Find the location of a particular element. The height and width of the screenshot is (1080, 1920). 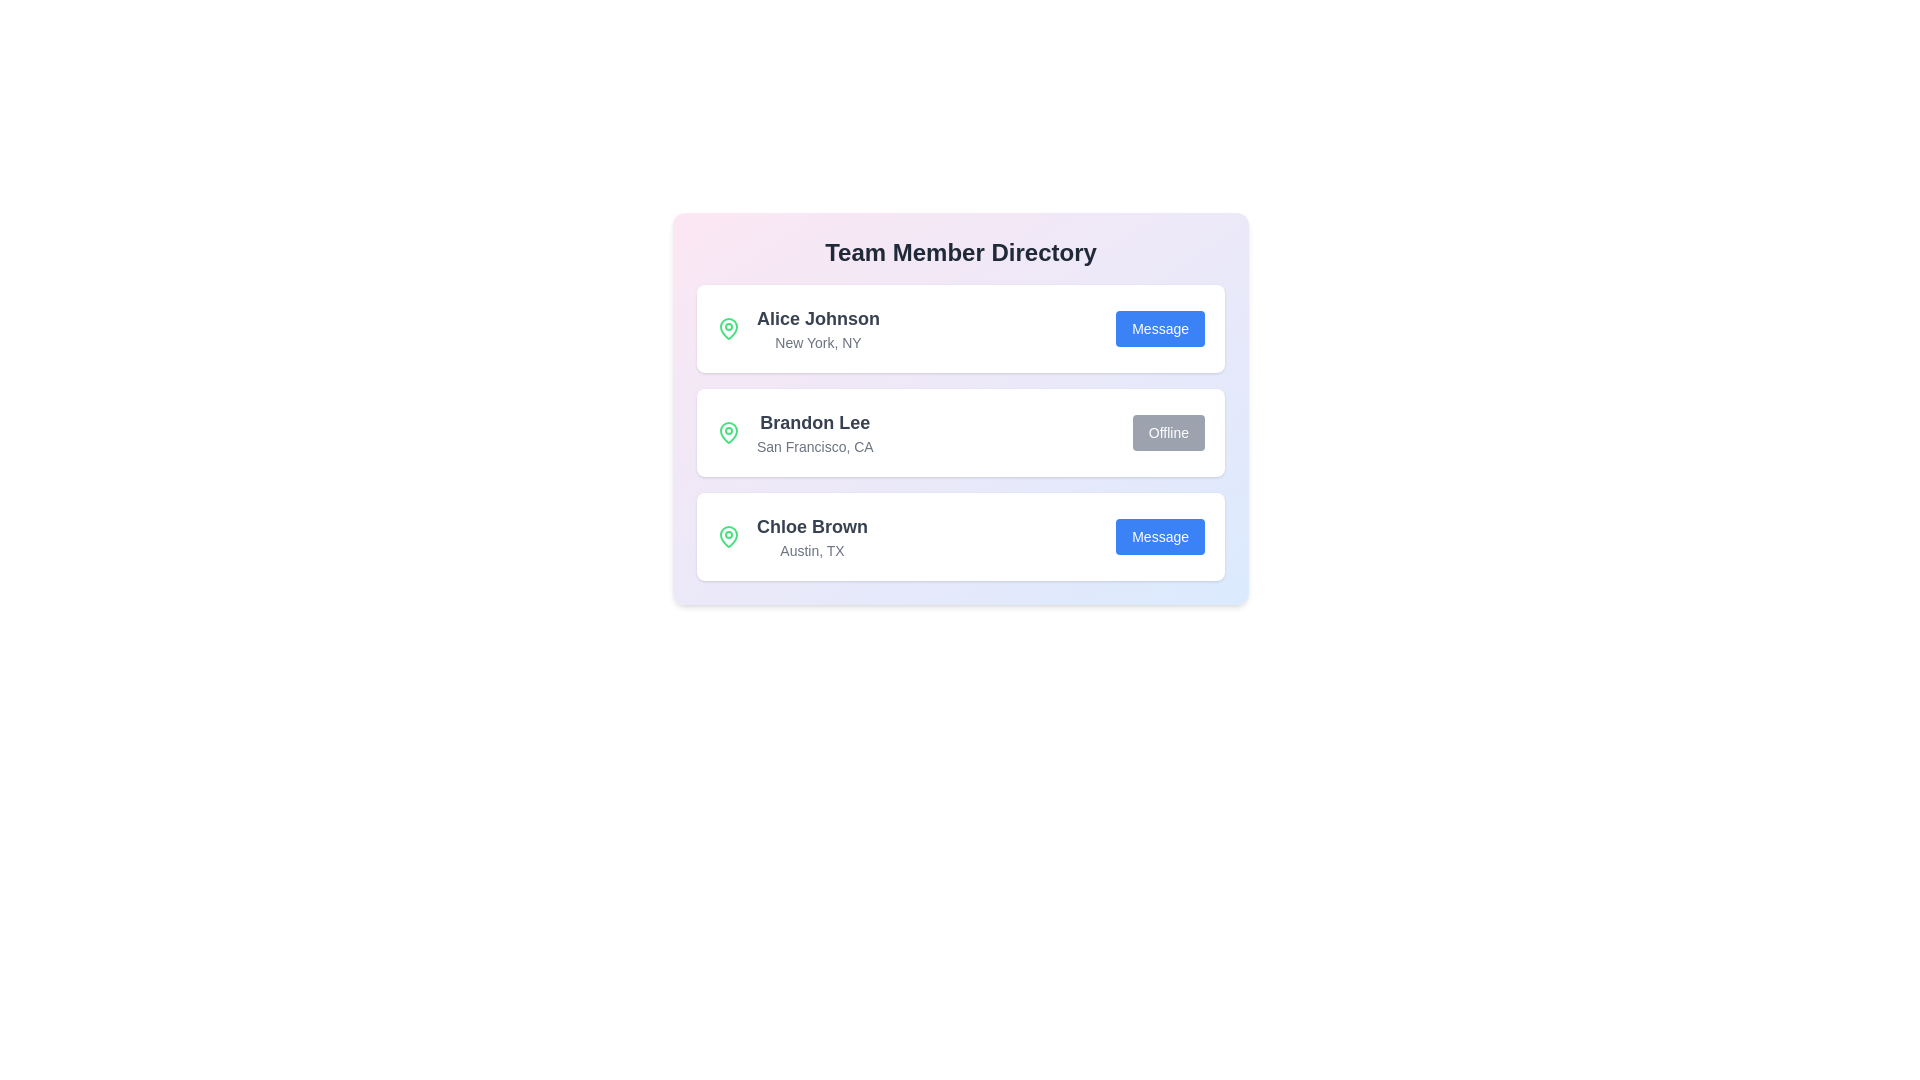

'Message' button for the contact Alice Johnson is located at coordinates (1160, 327).